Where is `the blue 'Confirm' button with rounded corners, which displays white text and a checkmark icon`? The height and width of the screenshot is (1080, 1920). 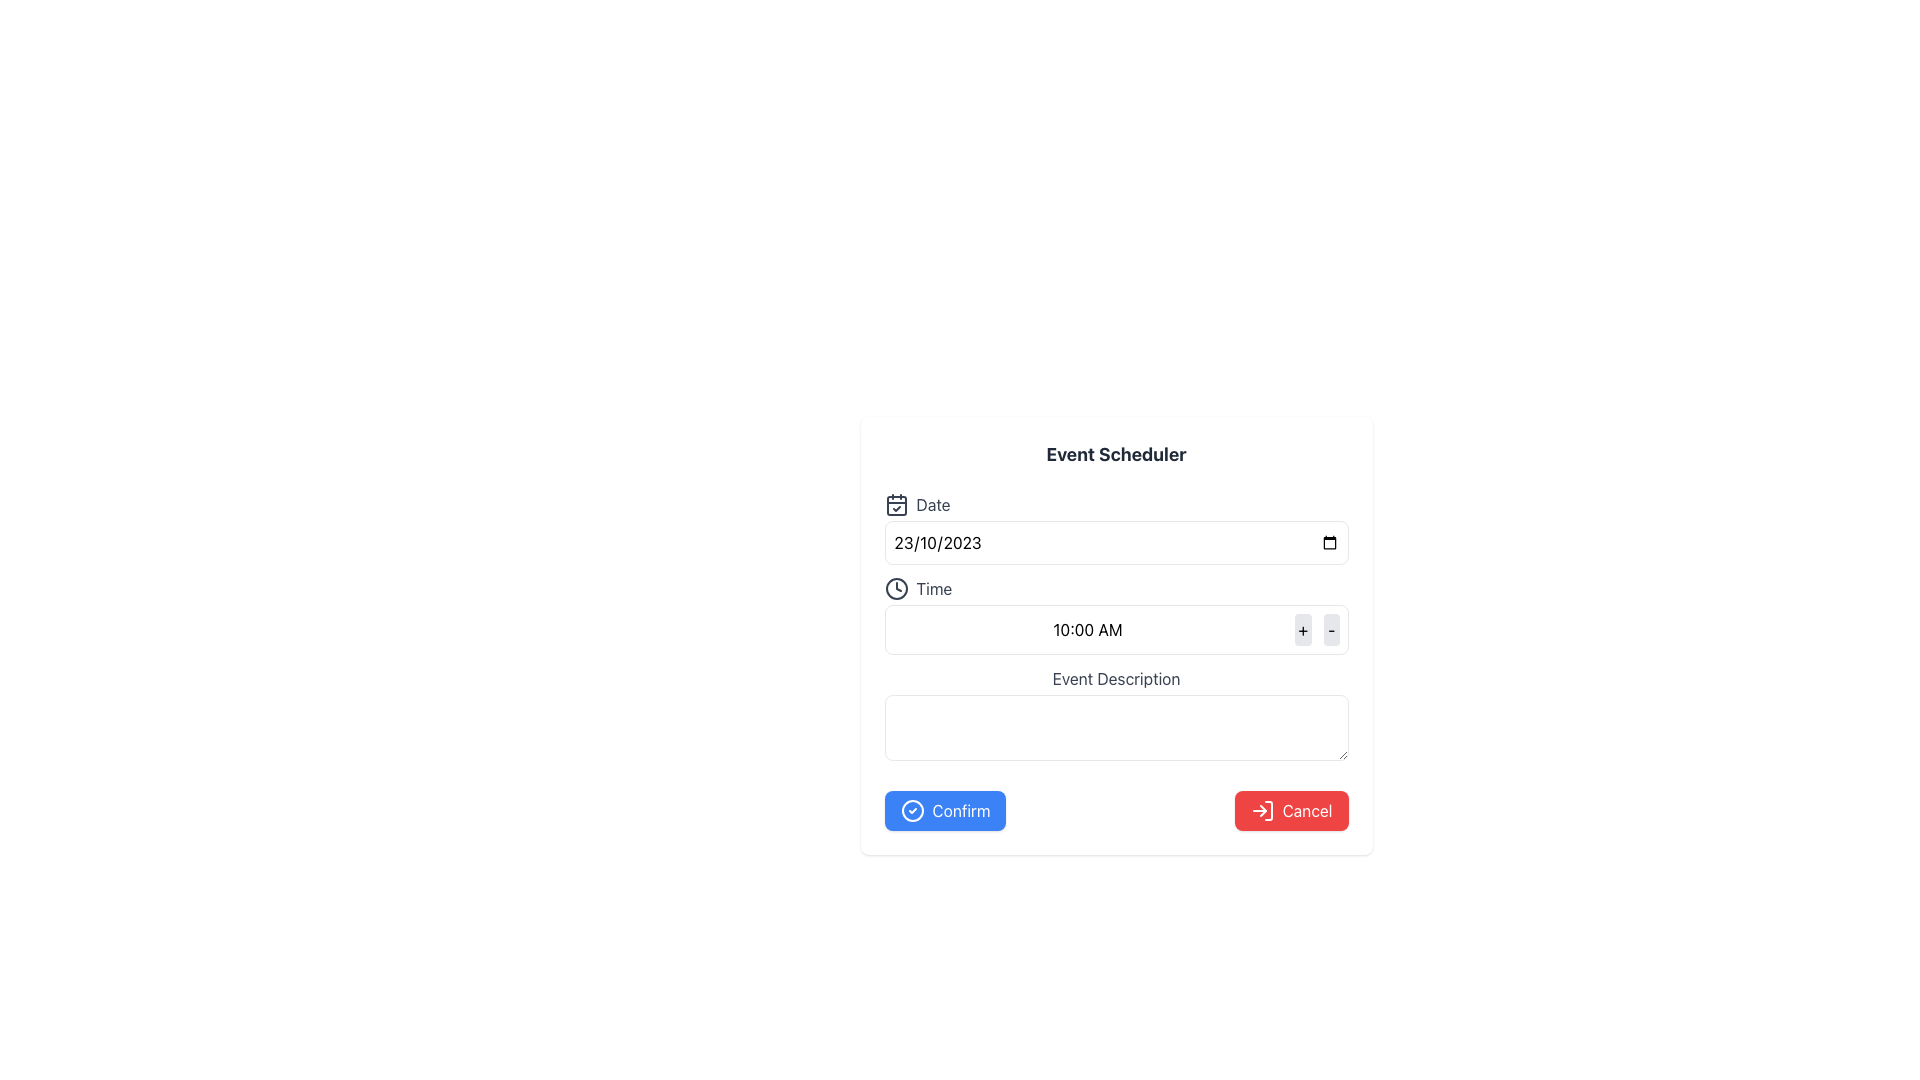
the blue 'Confirm' button with rounded corners, which displays white text and a checkmark icon is located at coordinates (944, 810).